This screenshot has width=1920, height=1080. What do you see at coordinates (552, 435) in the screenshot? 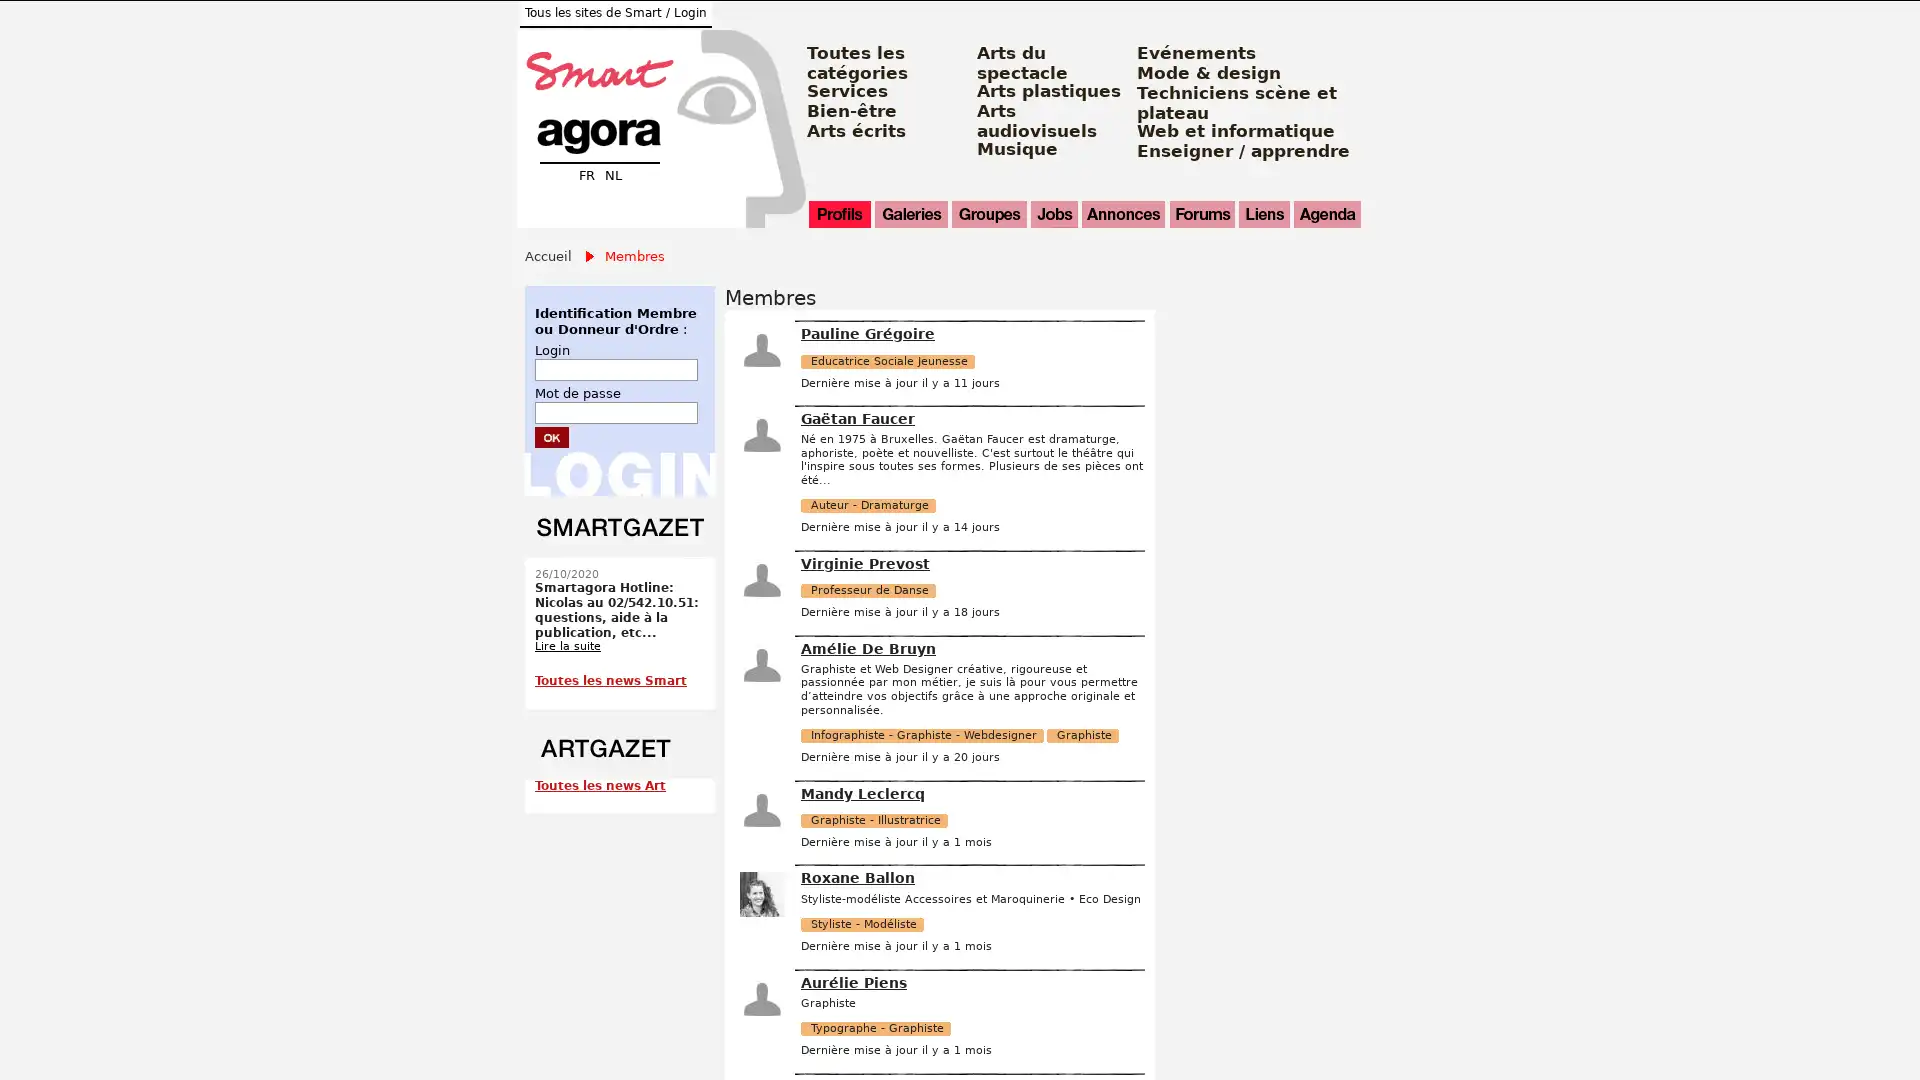
I see `Submit` at bounding box center [552, 435].